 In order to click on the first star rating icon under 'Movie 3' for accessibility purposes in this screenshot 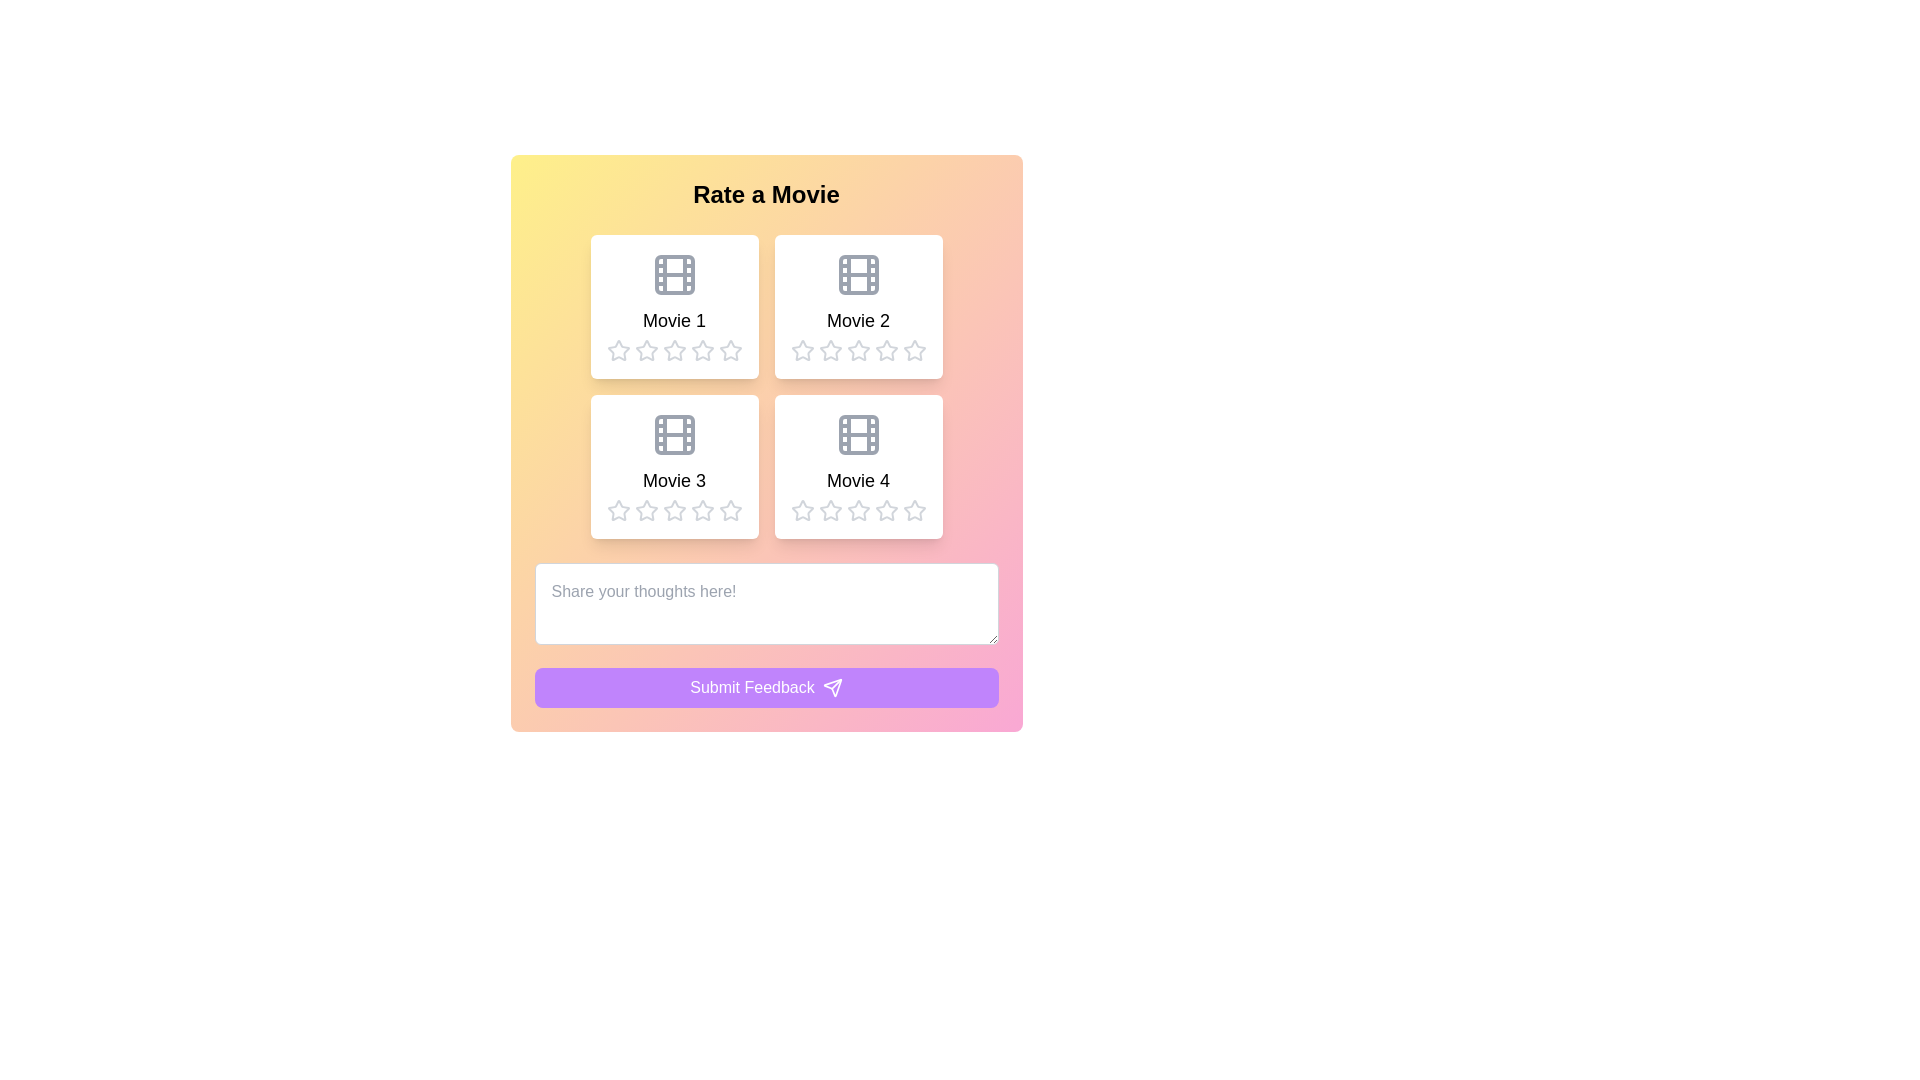, I will do `click(617, 509)`.